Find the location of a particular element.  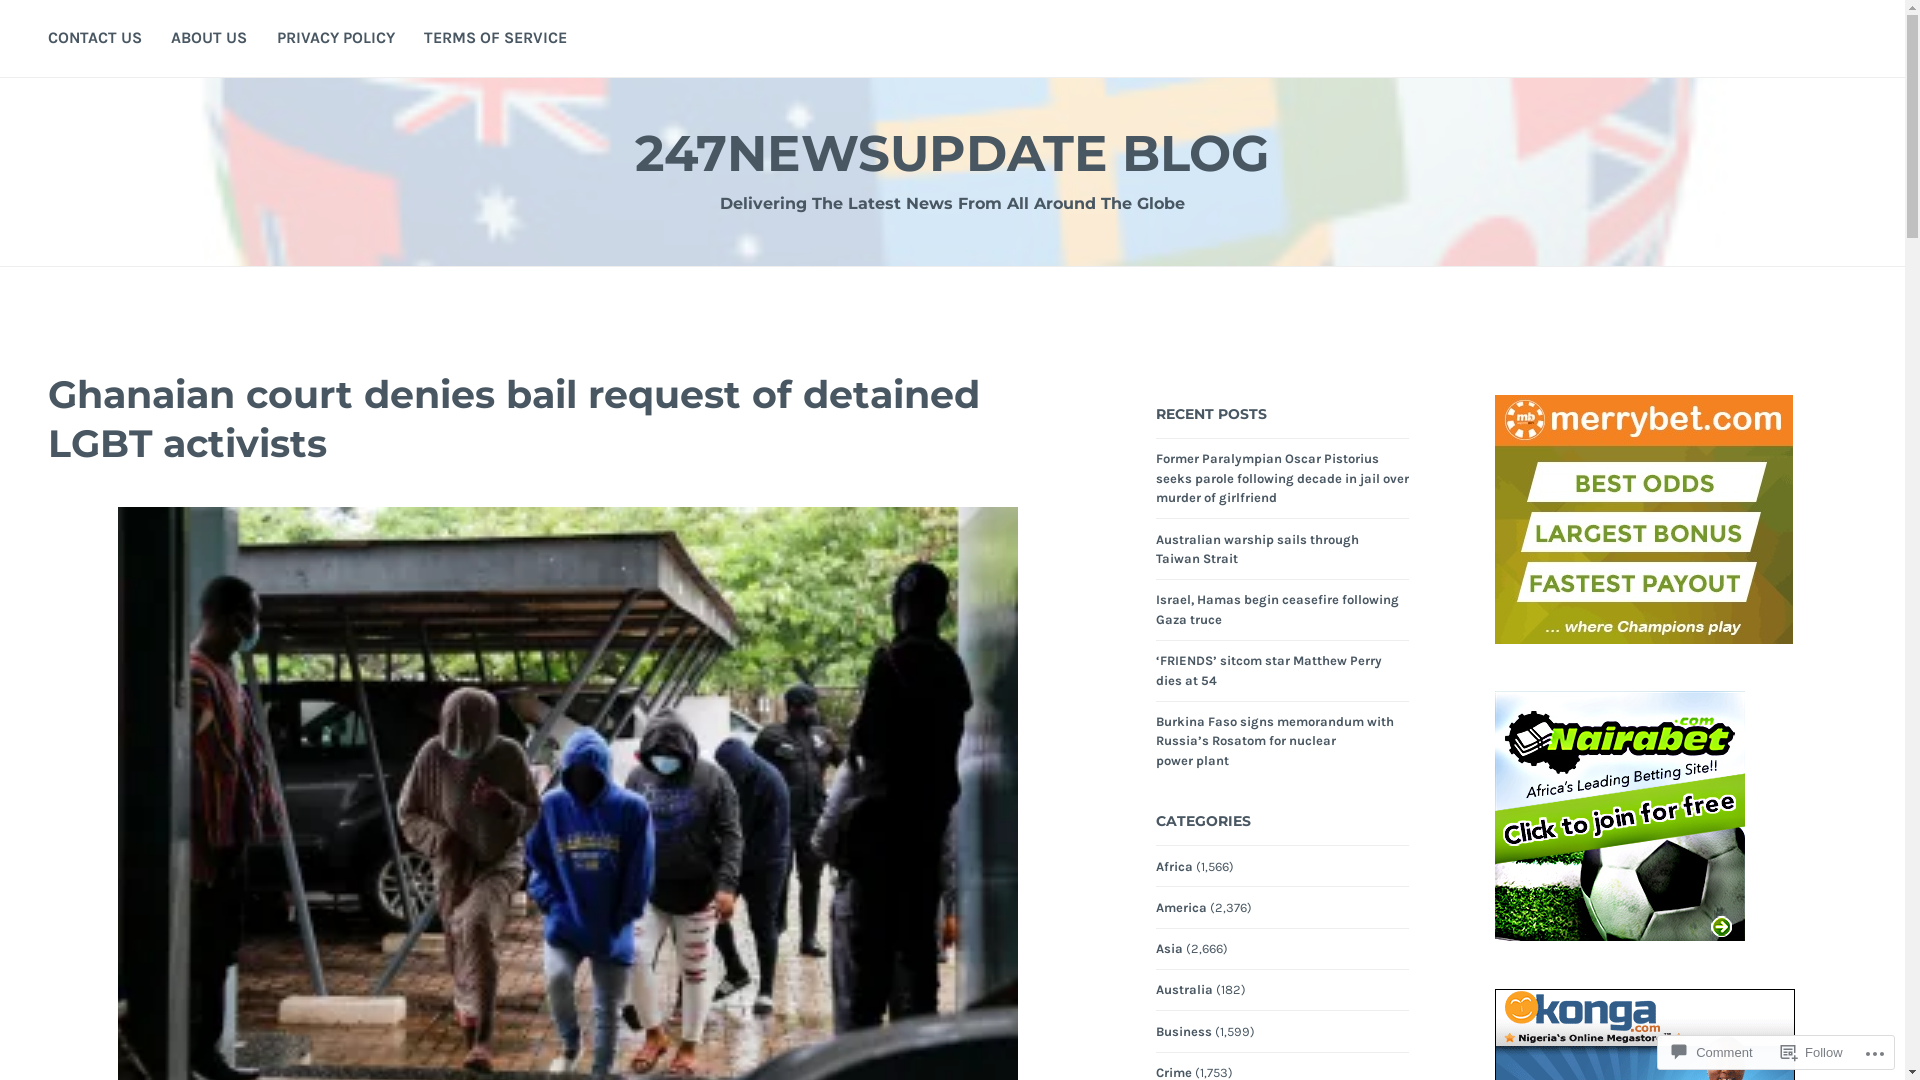

'Australia' is located at coordinates (1184, 990).